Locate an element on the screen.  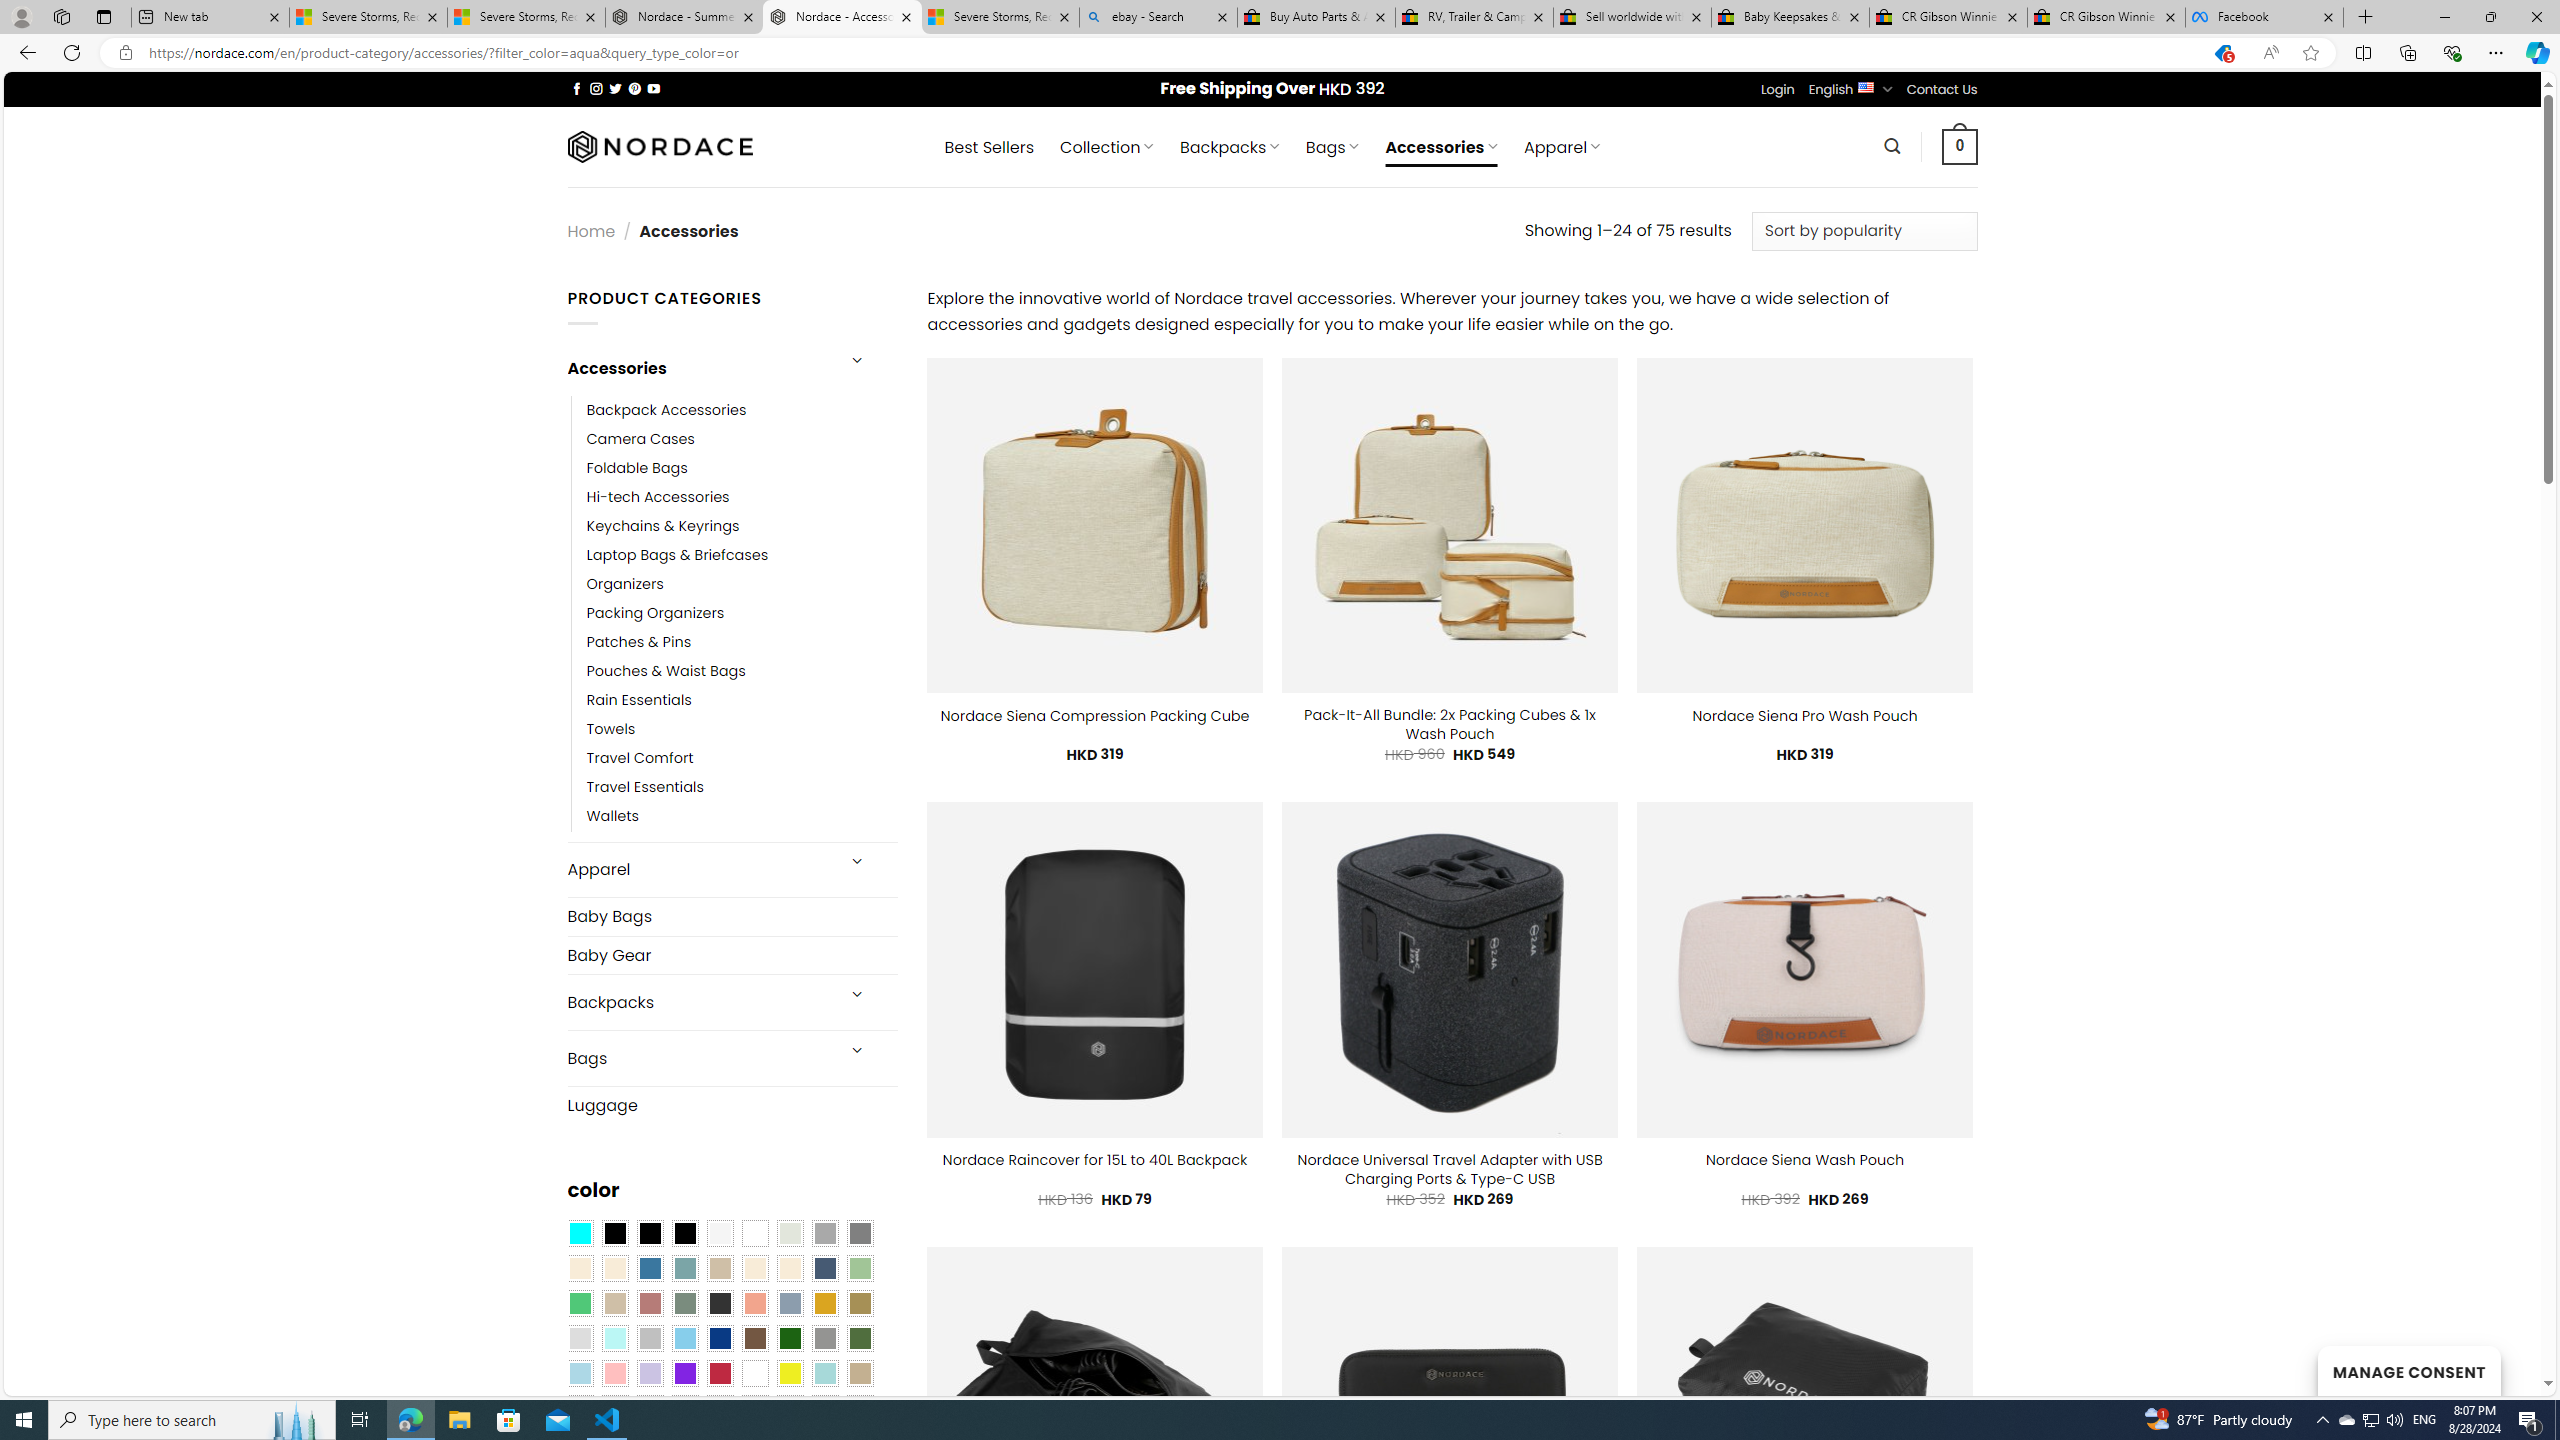
'All Black' is located at coordinates (613, 1233).